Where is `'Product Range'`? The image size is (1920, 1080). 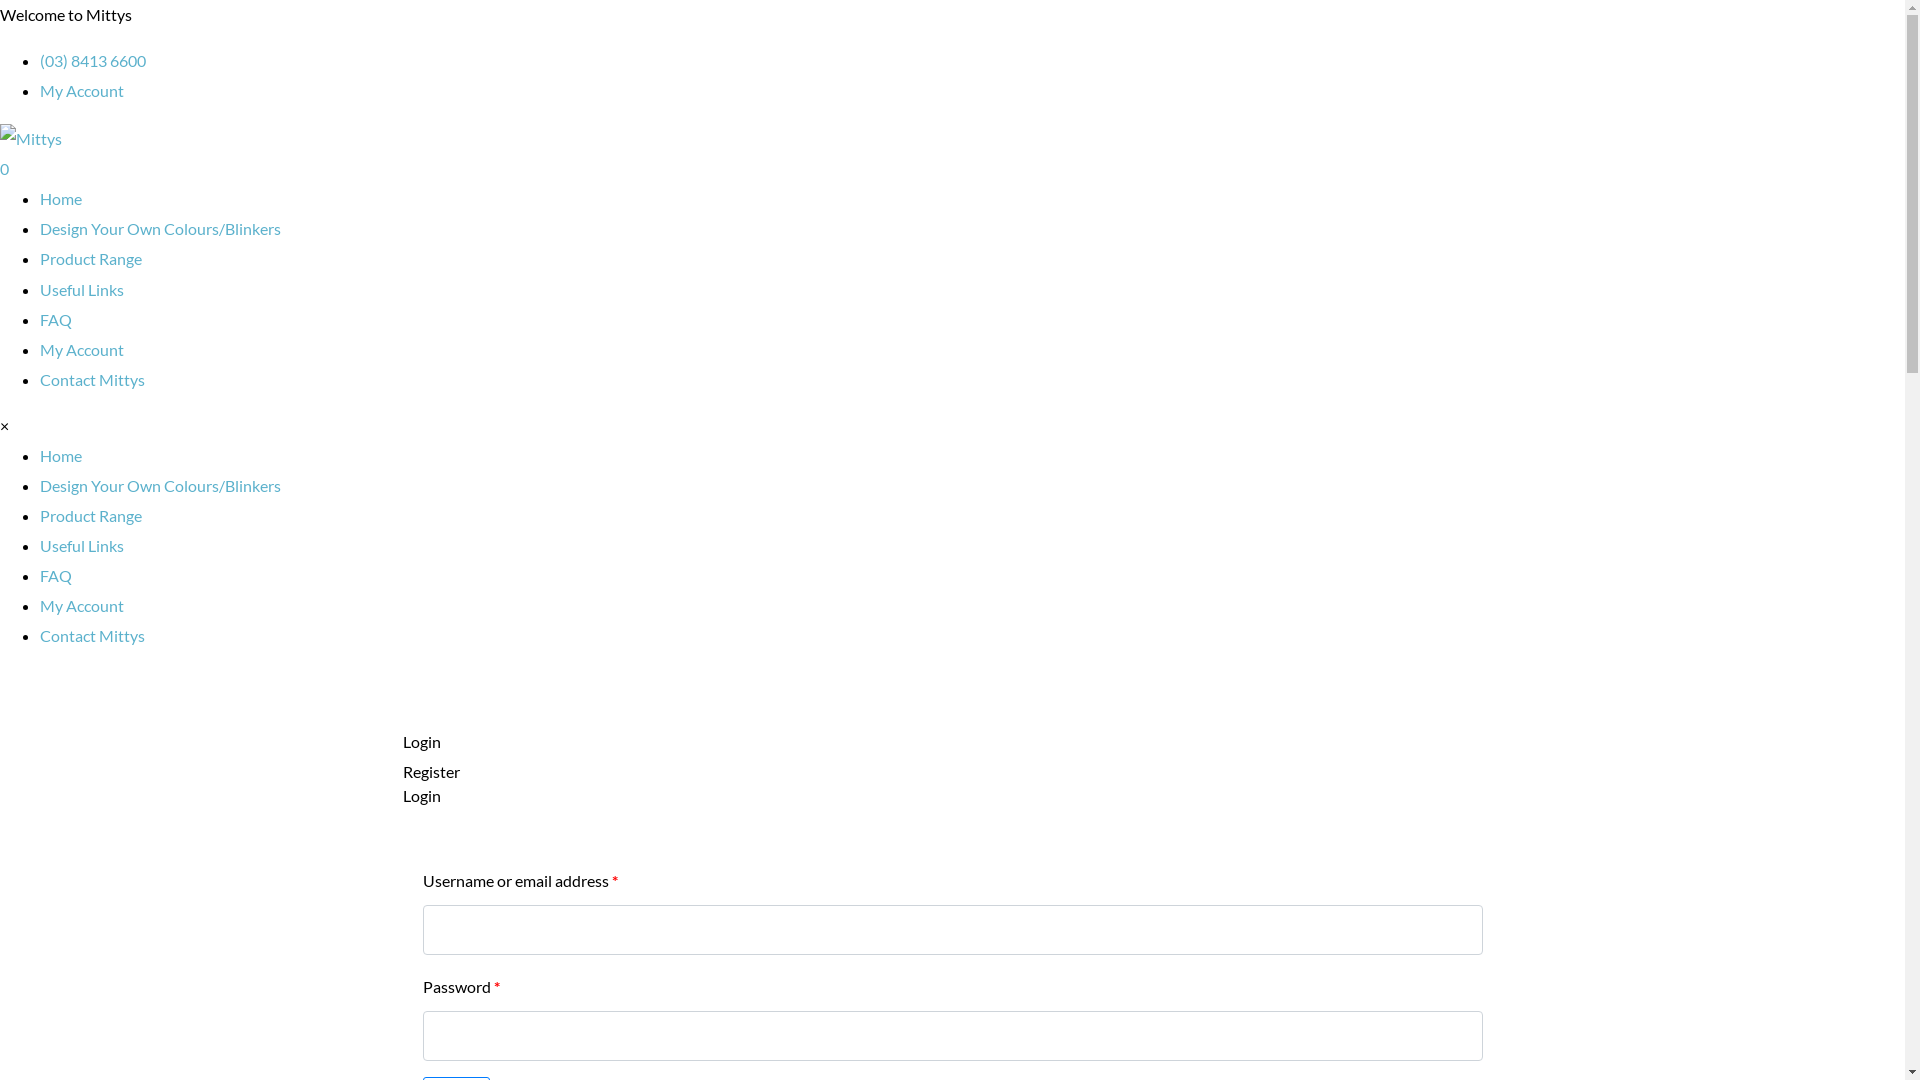 'Product Range' is located at coordinates (90, 257).